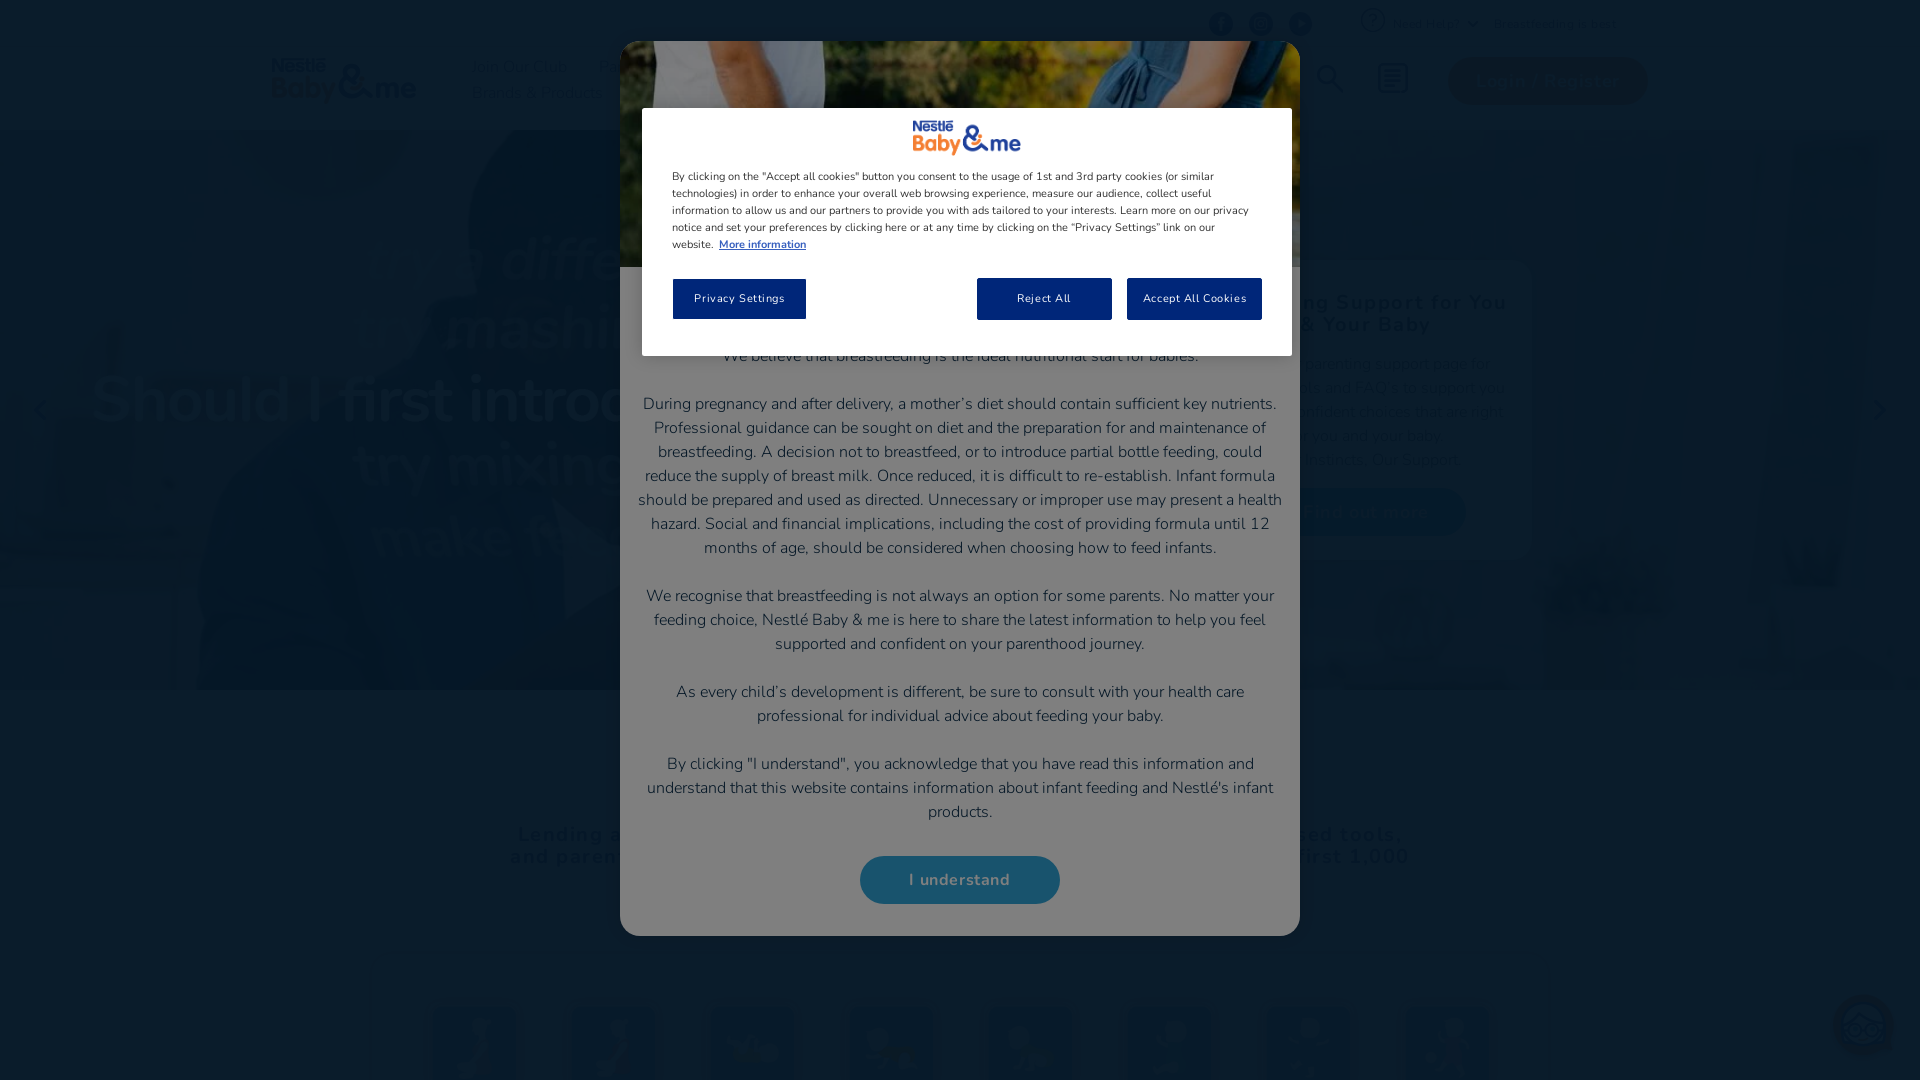 This screenshot has width=1920, height=1080. Describe the element at coordinates (966, 137) in the screenshot. I see `'Company Logo'` at that location.